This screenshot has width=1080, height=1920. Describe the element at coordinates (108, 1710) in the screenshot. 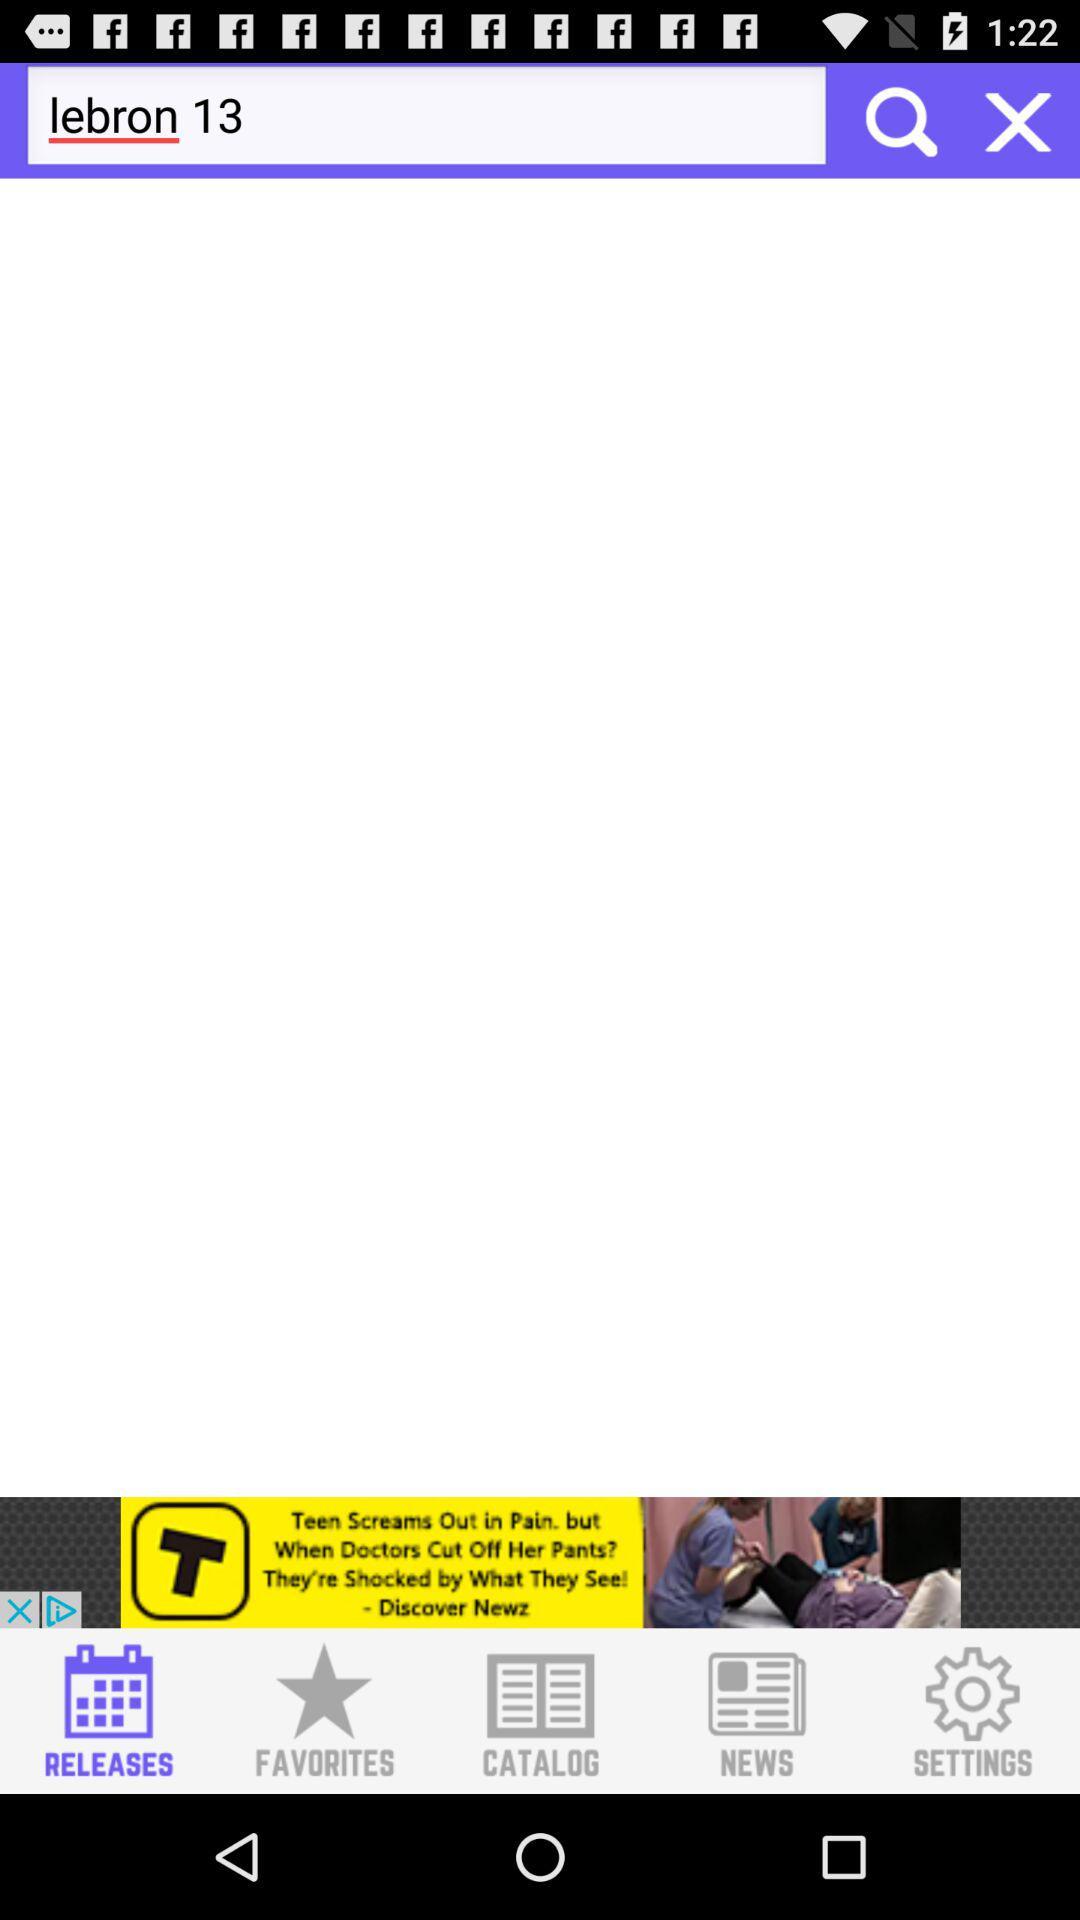

I see `releases` at that location.